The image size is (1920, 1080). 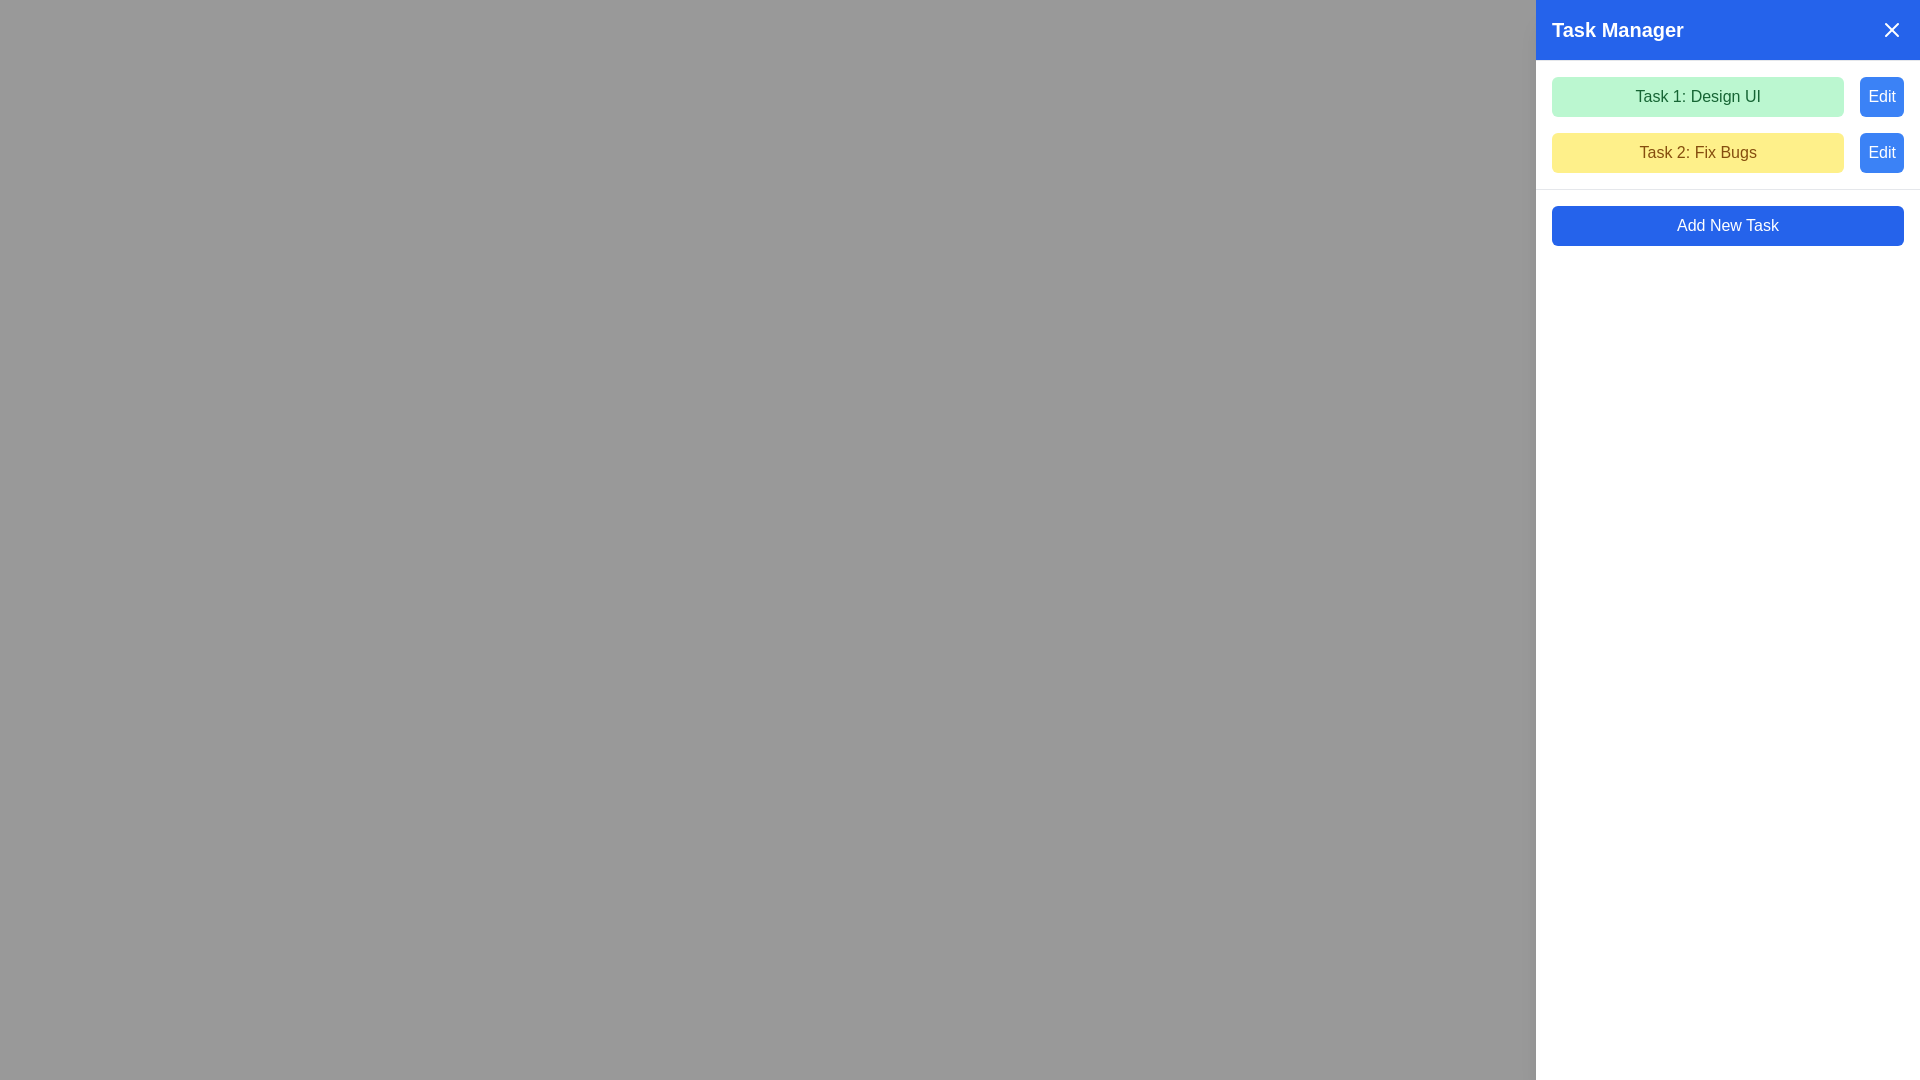 I want to click on the edit button located on the right side of the second task row labeled 'Task 2: Fix Bugs', so click(x=1881, y=152).